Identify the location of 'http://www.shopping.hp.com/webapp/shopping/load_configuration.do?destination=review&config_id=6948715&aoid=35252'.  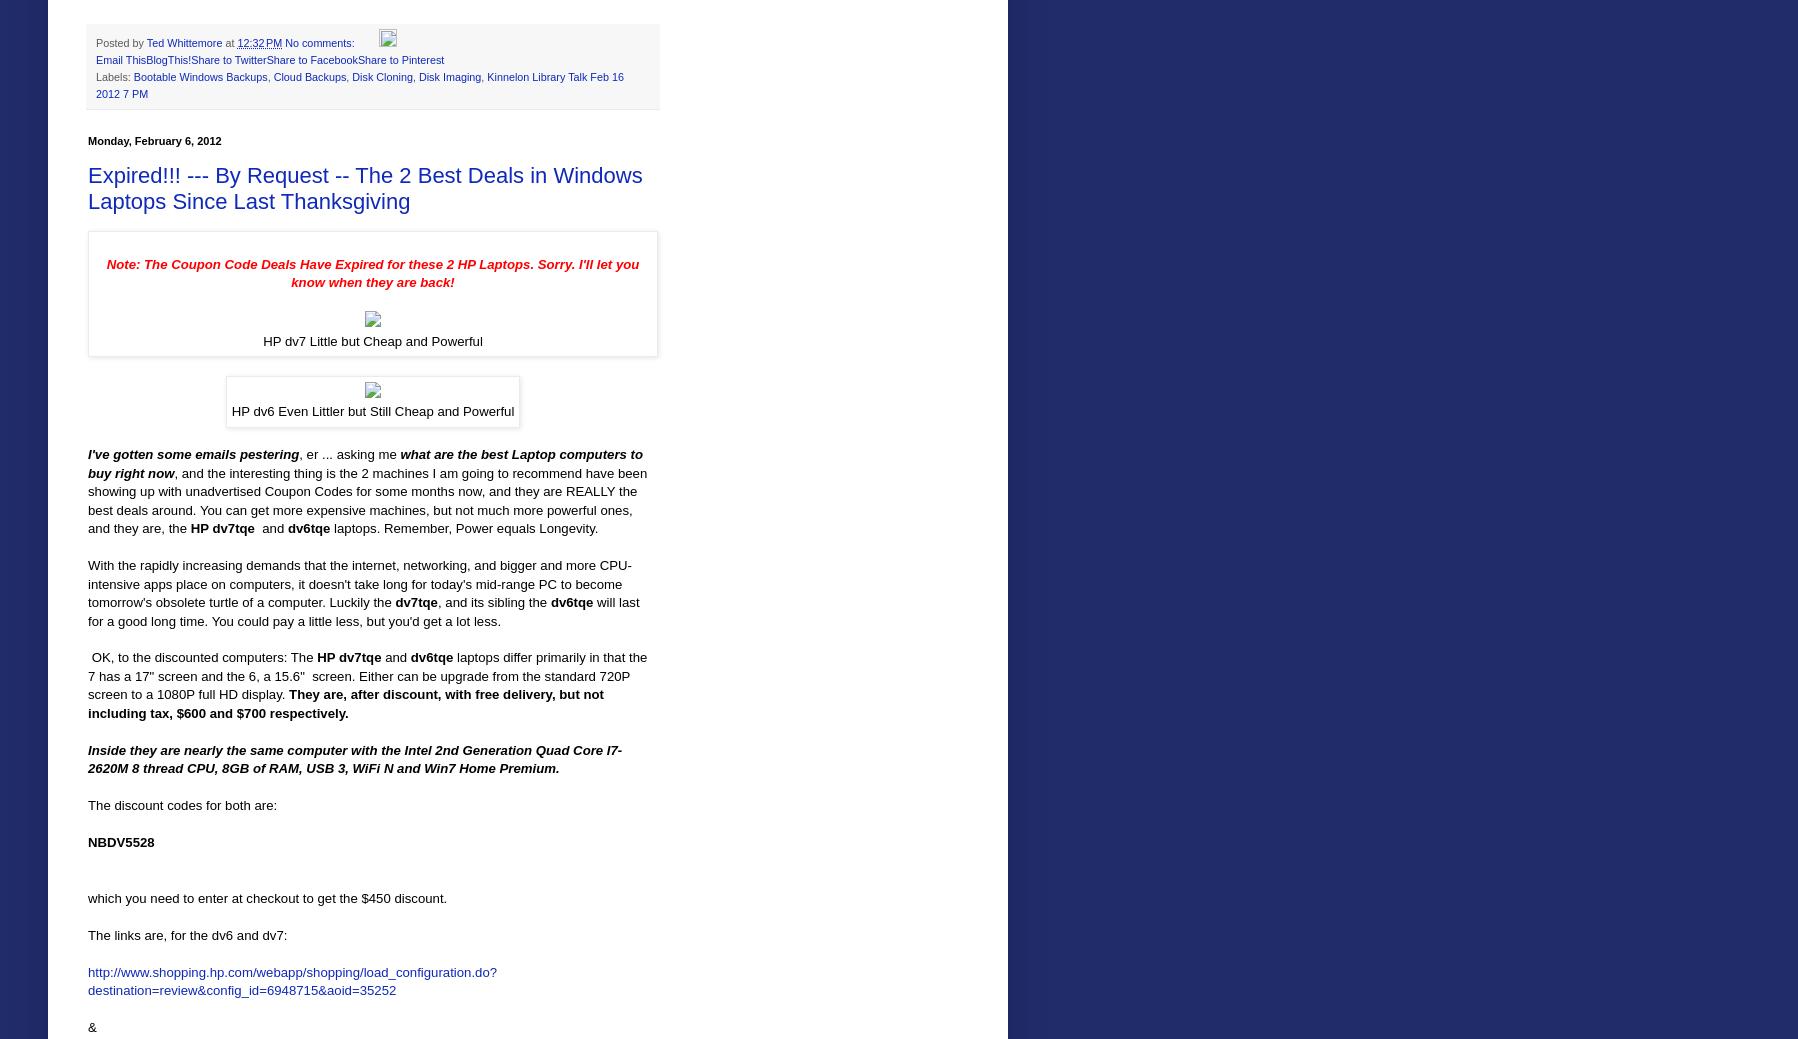
(292, 981).